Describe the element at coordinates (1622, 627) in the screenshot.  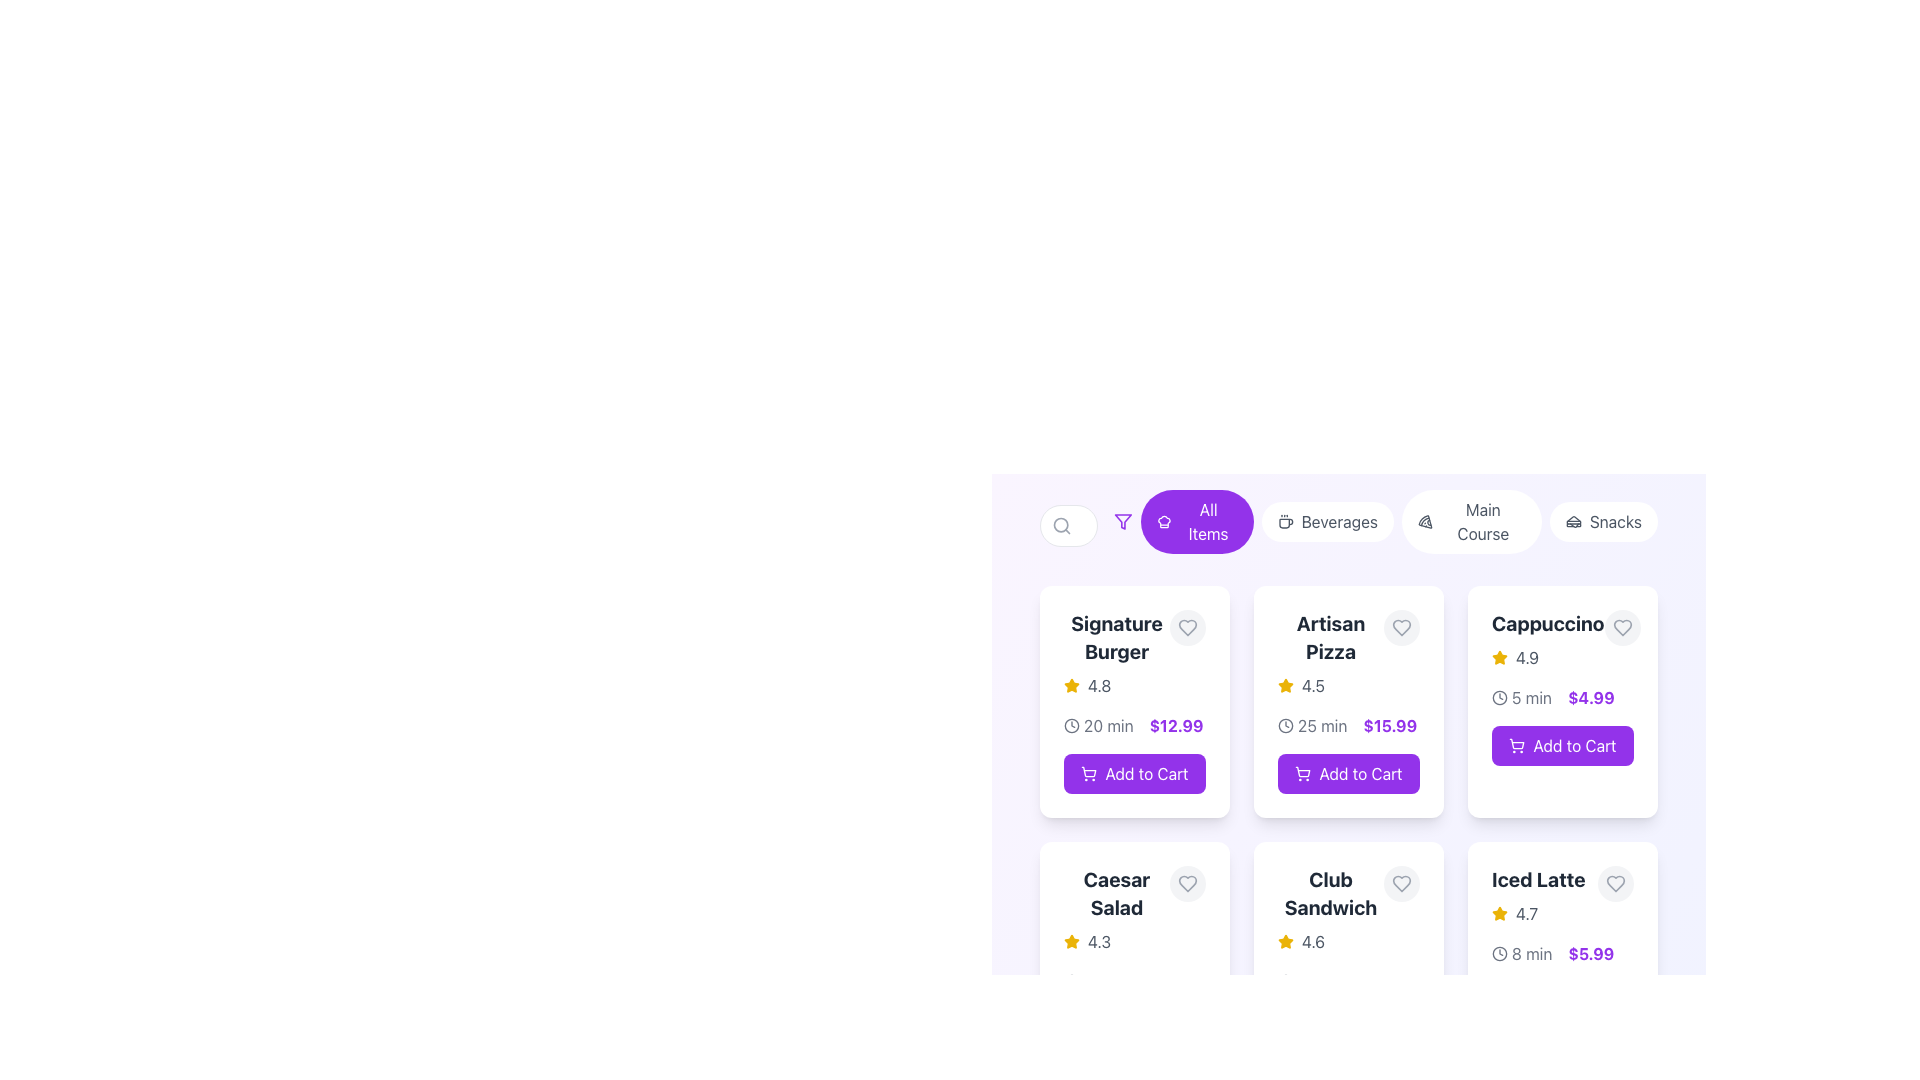
I see `the heart-shaped icon located in the top-right corner of the Cappuccino card, which is styled with a thin, hollow outline and changes color on hover` at that location.